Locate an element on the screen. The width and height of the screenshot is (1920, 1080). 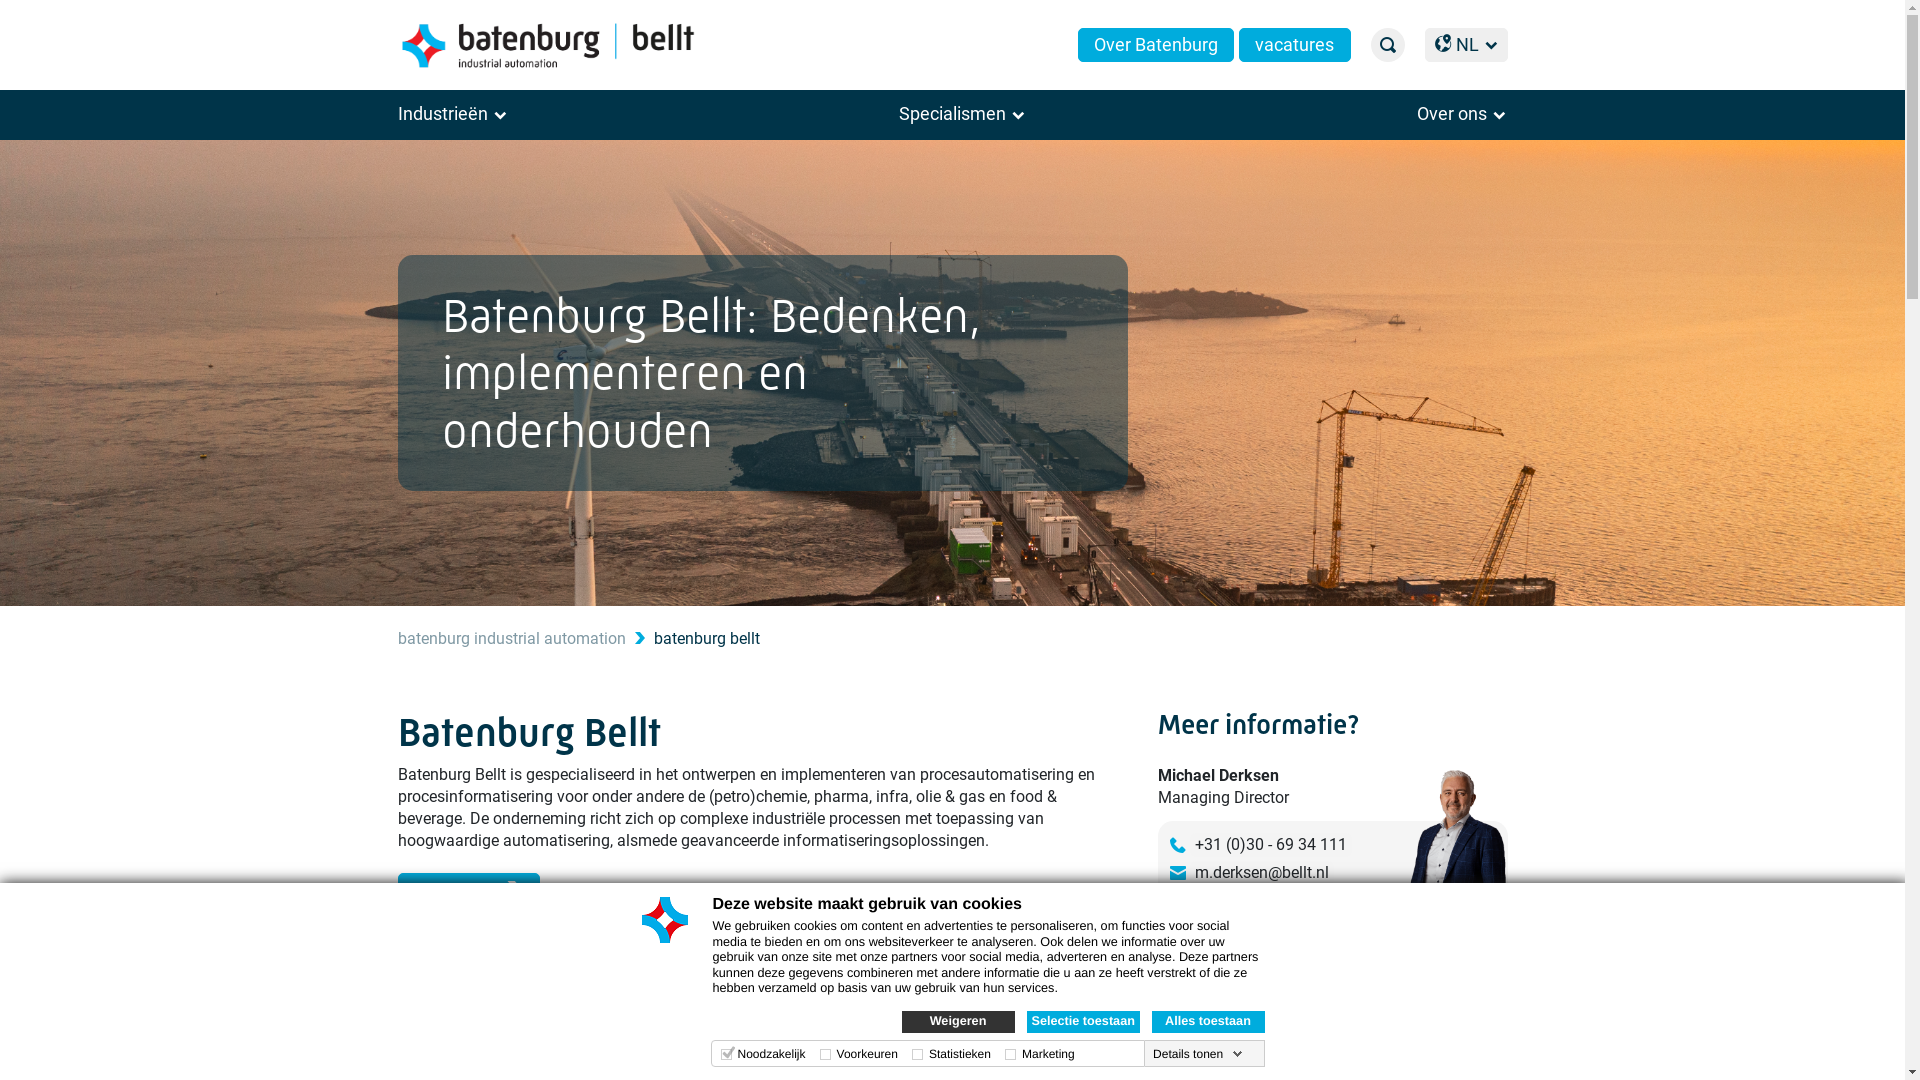
'Specialismen' is located at coordinates (962, 114).